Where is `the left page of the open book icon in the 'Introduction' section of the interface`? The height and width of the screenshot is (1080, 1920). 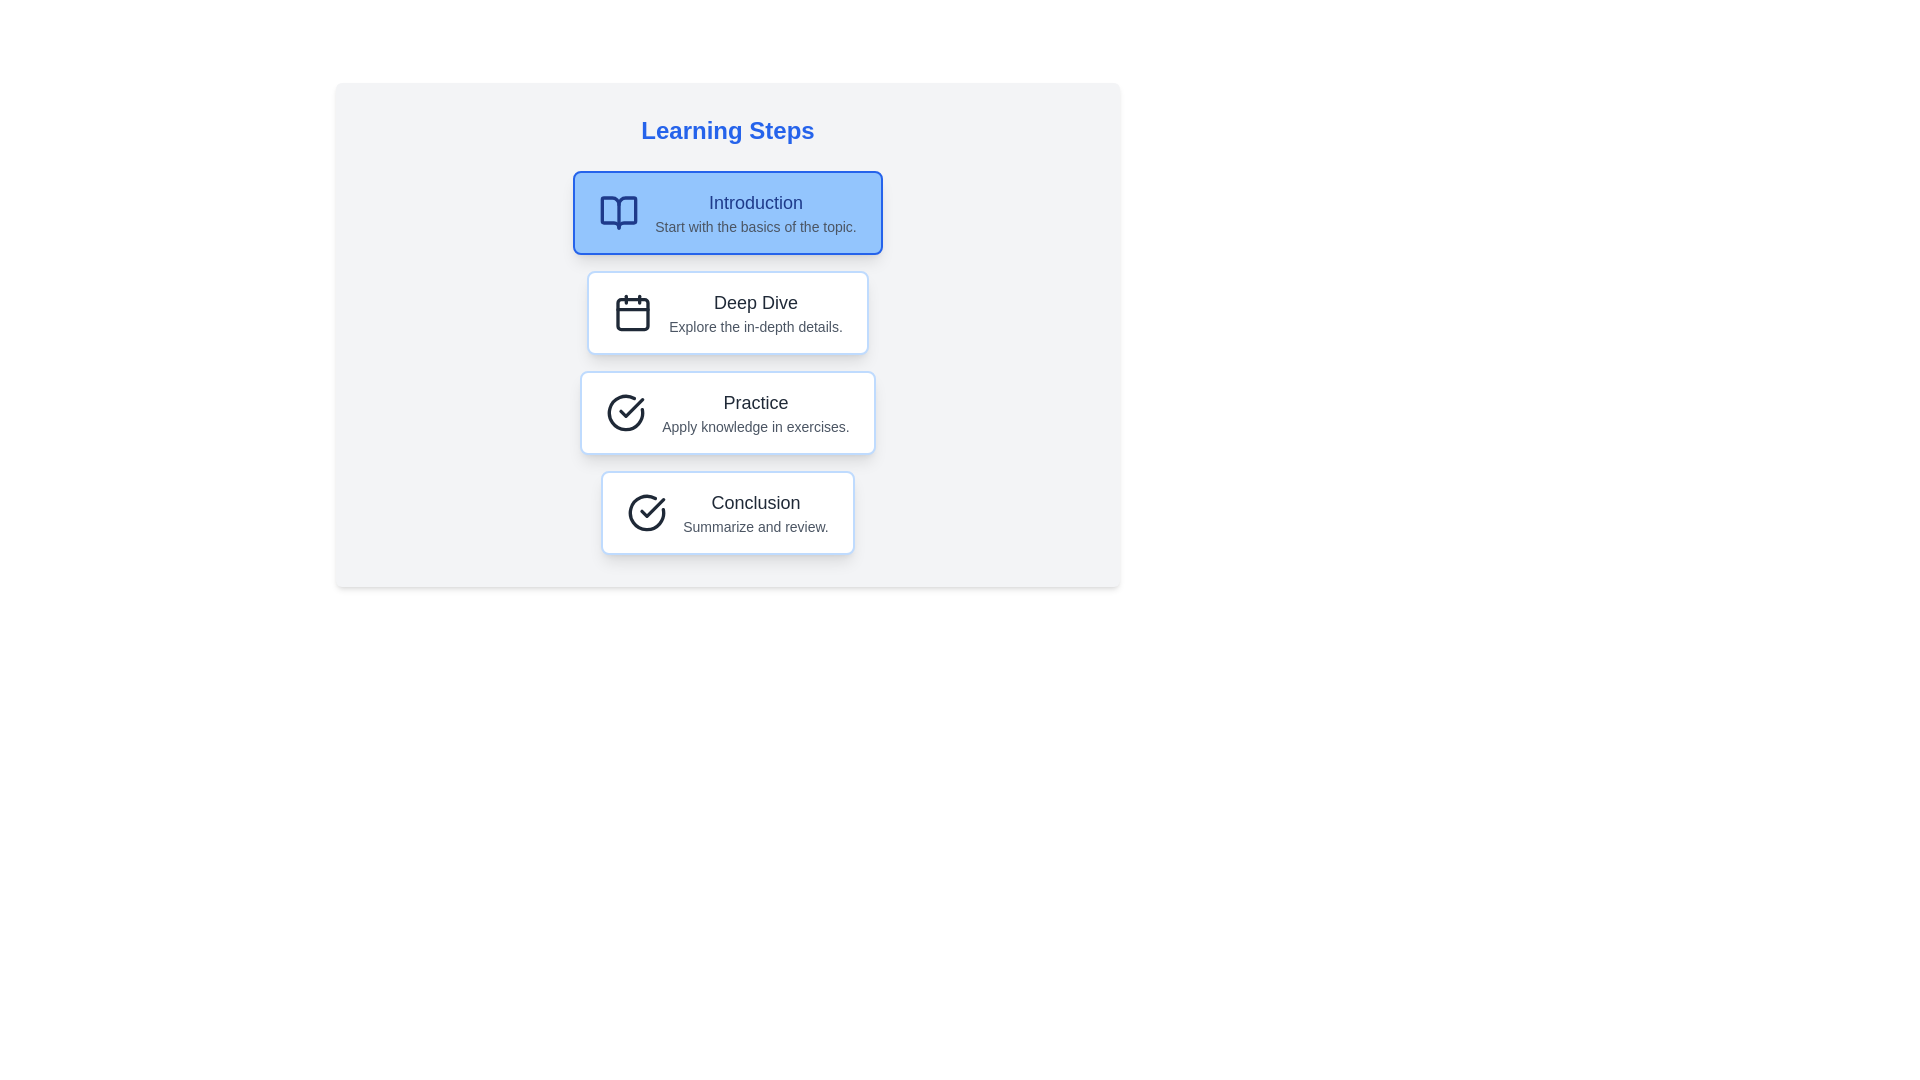
the left page of the open book icon in the 'Introduction' section of the interface is located at coordinates (618, 212).